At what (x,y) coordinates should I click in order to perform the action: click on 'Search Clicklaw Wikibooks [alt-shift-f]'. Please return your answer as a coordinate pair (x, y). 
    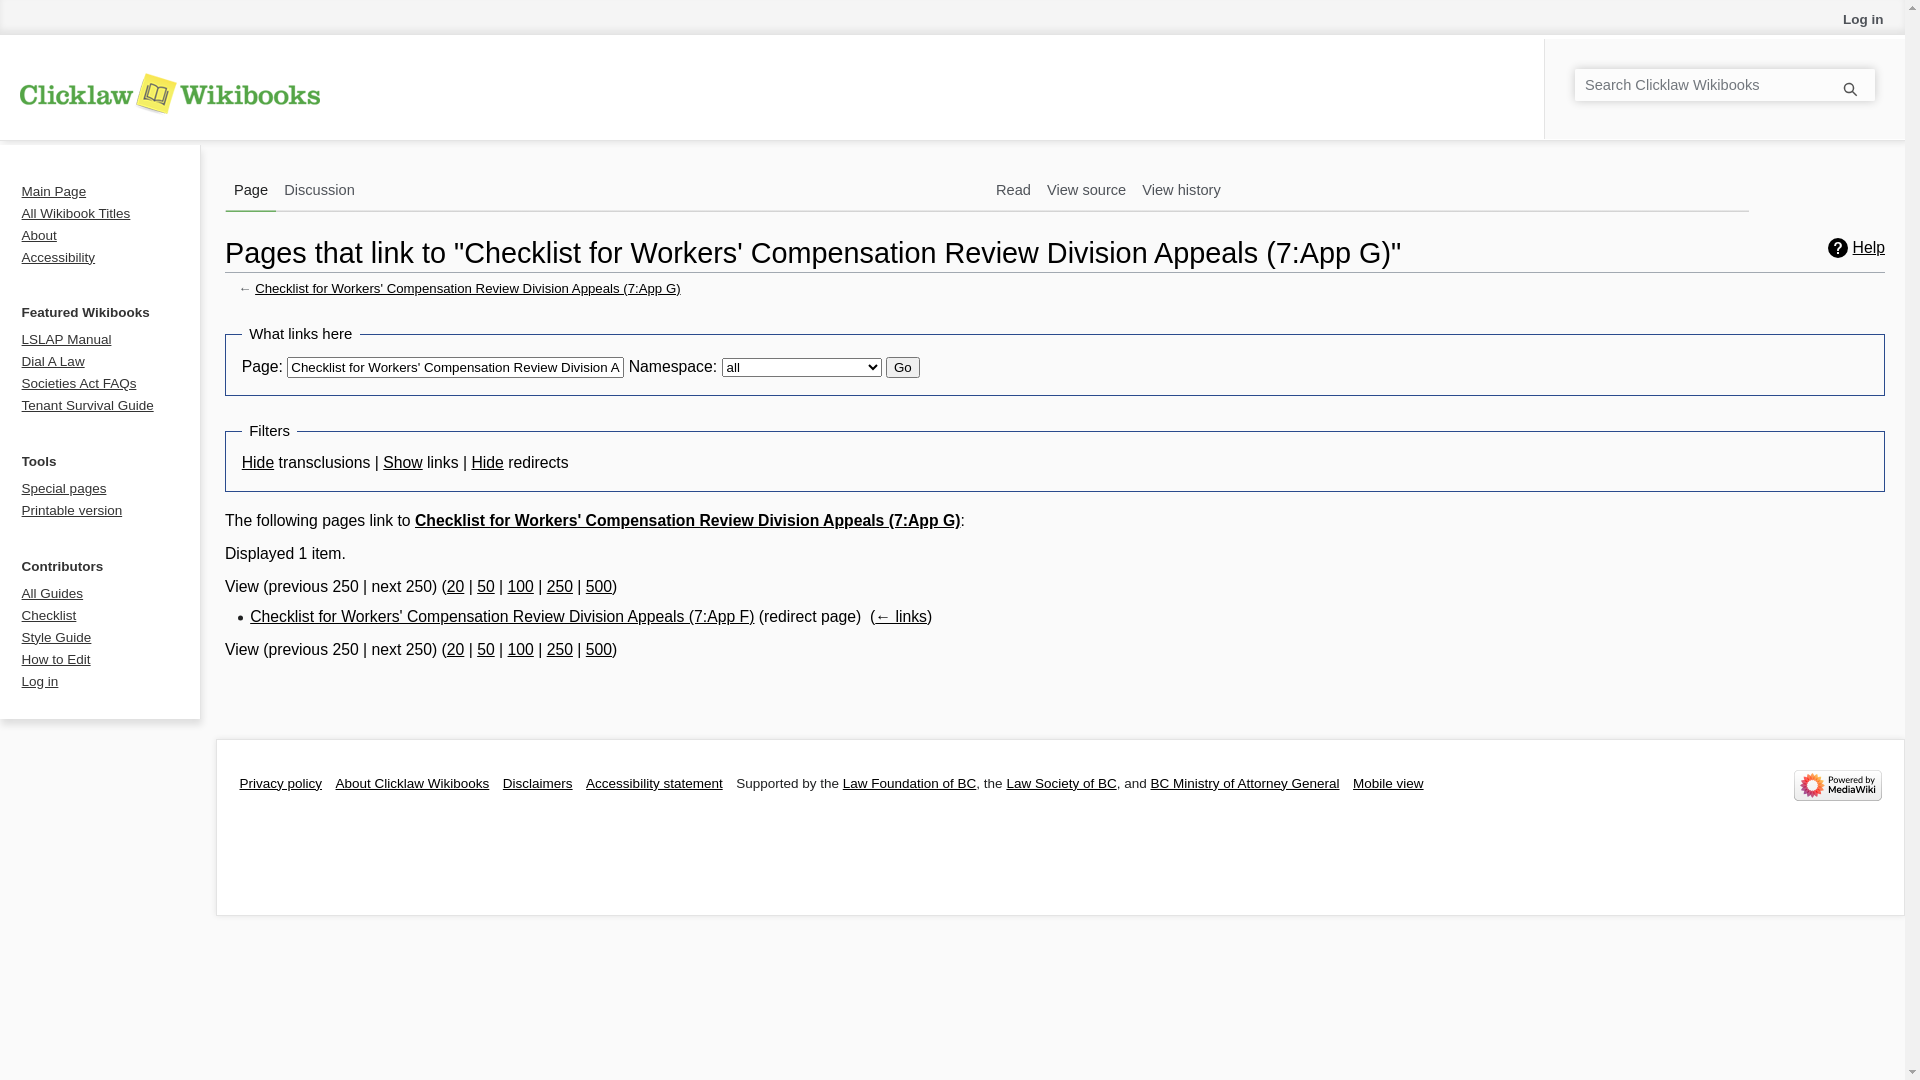
    Looking at the image, I should click on (1723, 83).